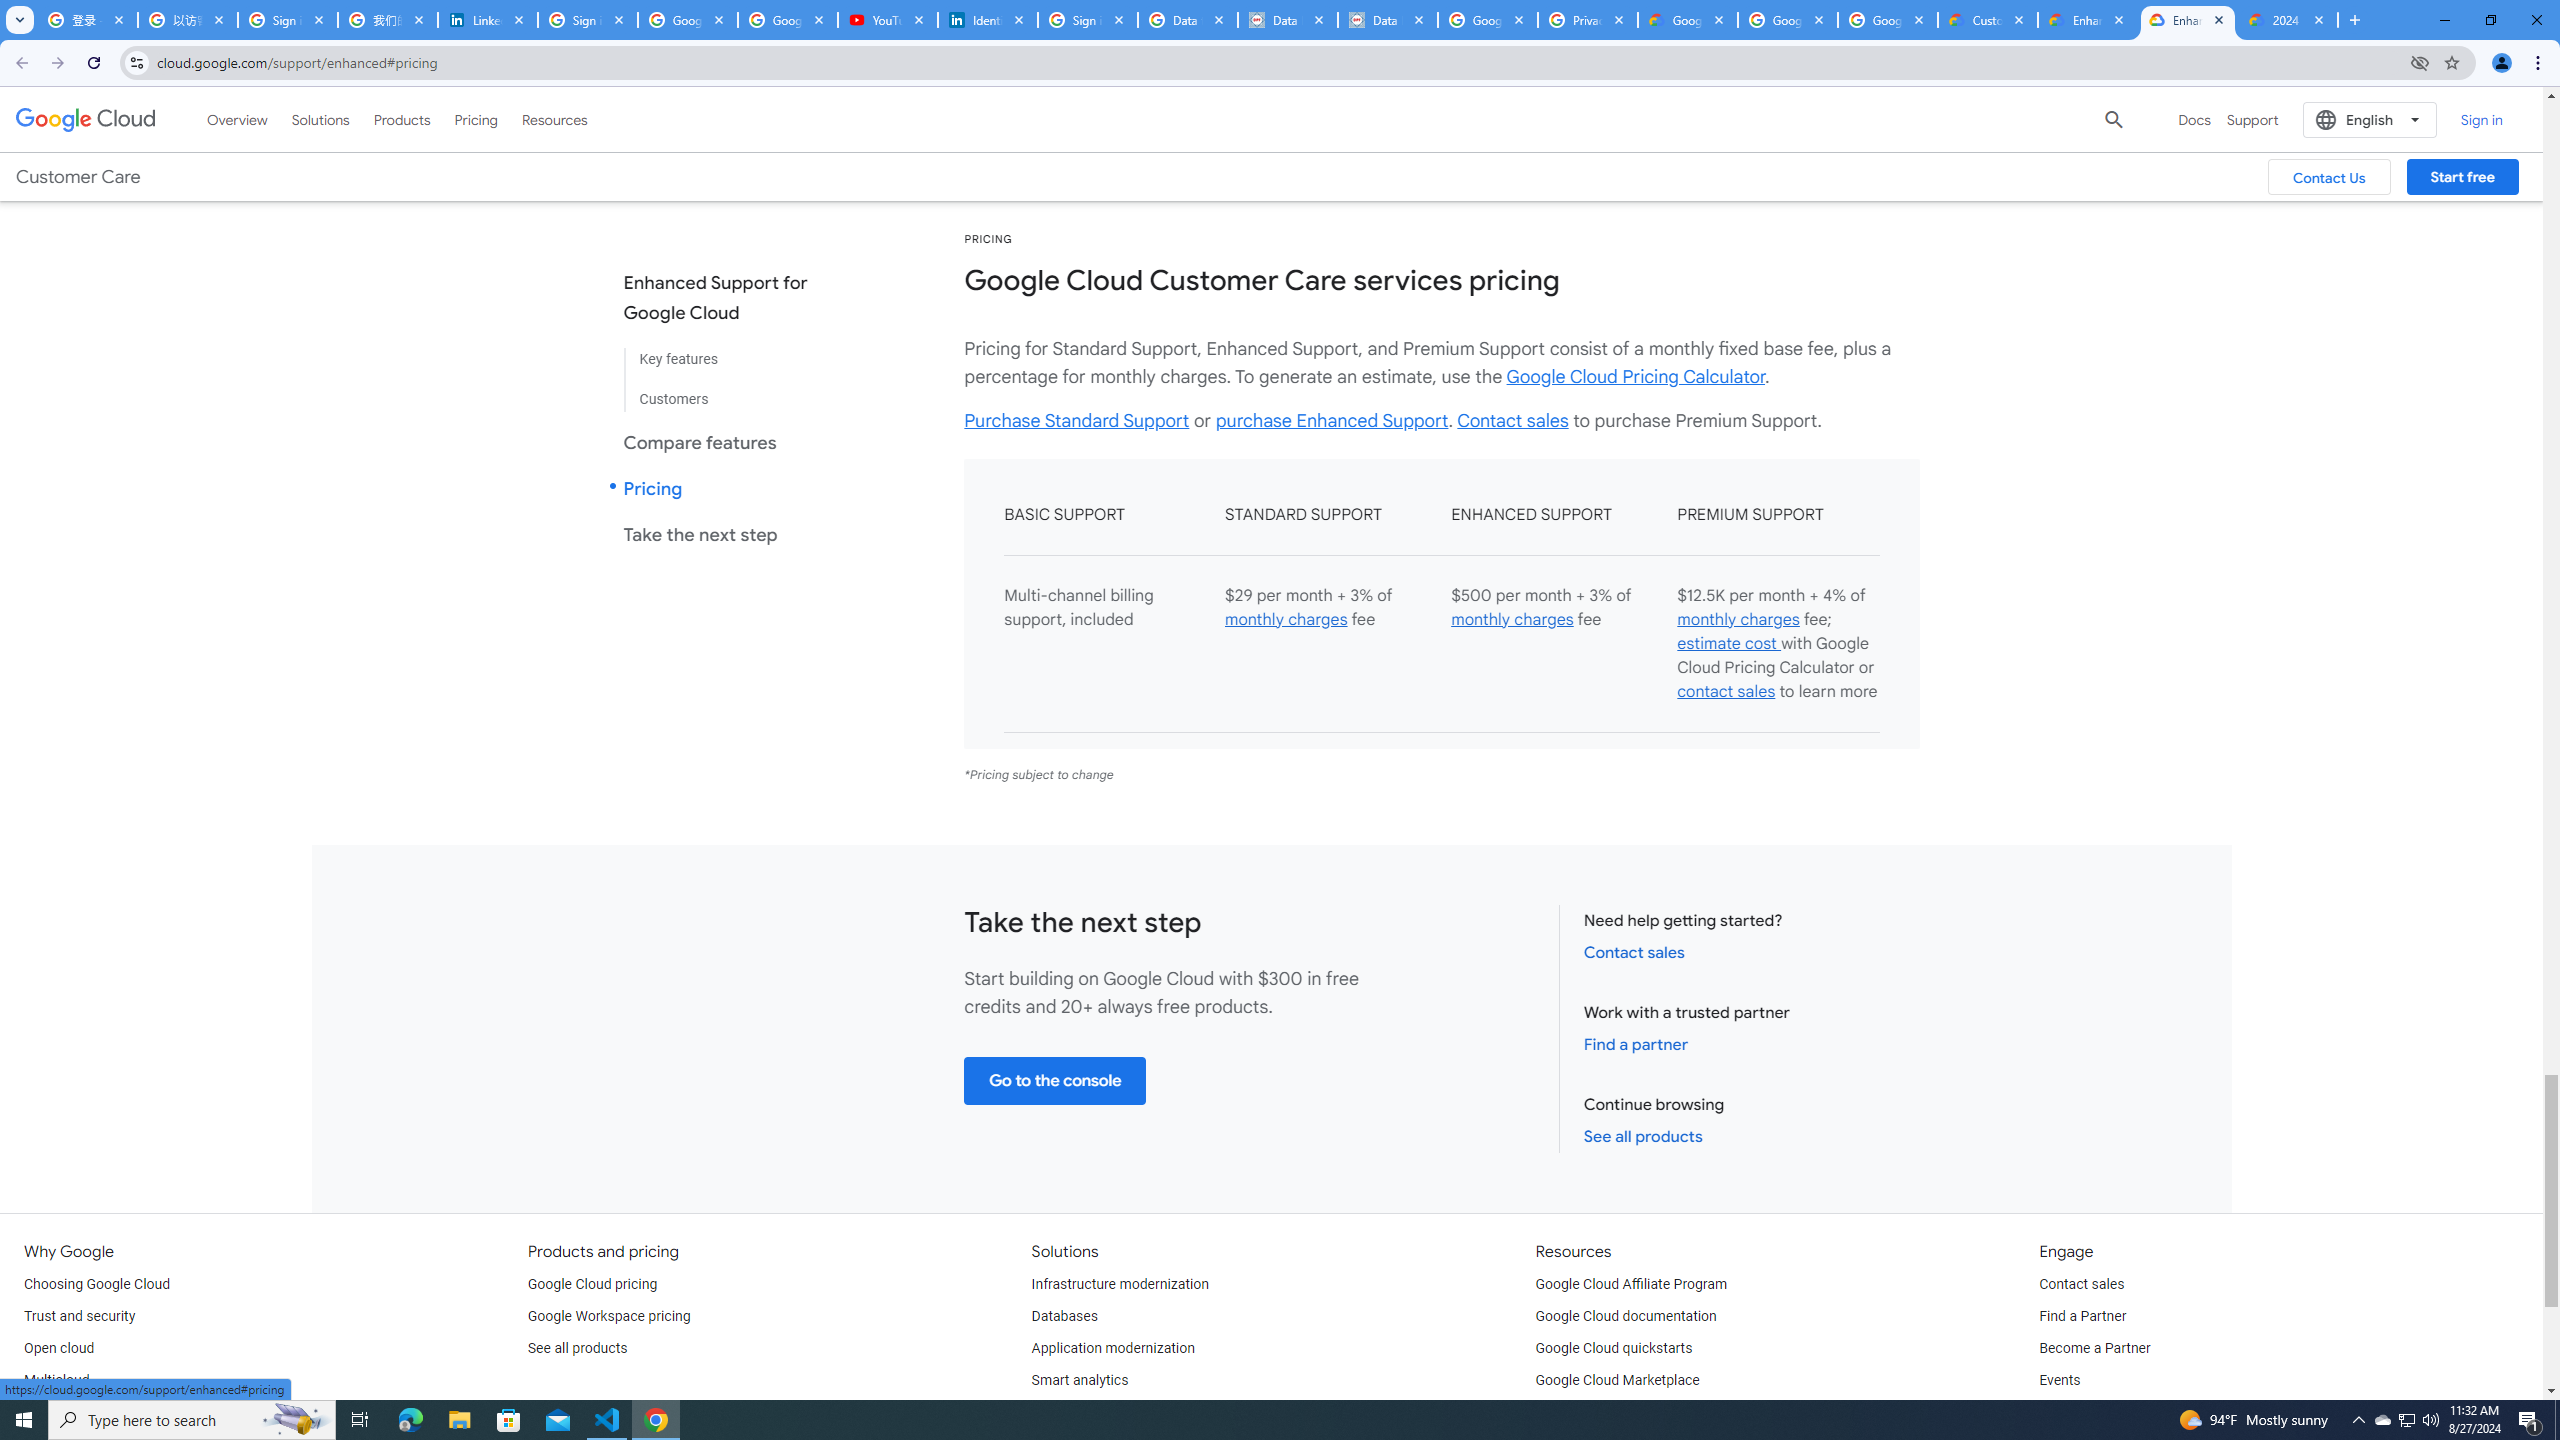 The image size is (2560, 1440). Describe the element at coordinates (2087, 19) in the screenshot. I see `'Enhanced Support | Google Cloud'` at that location.